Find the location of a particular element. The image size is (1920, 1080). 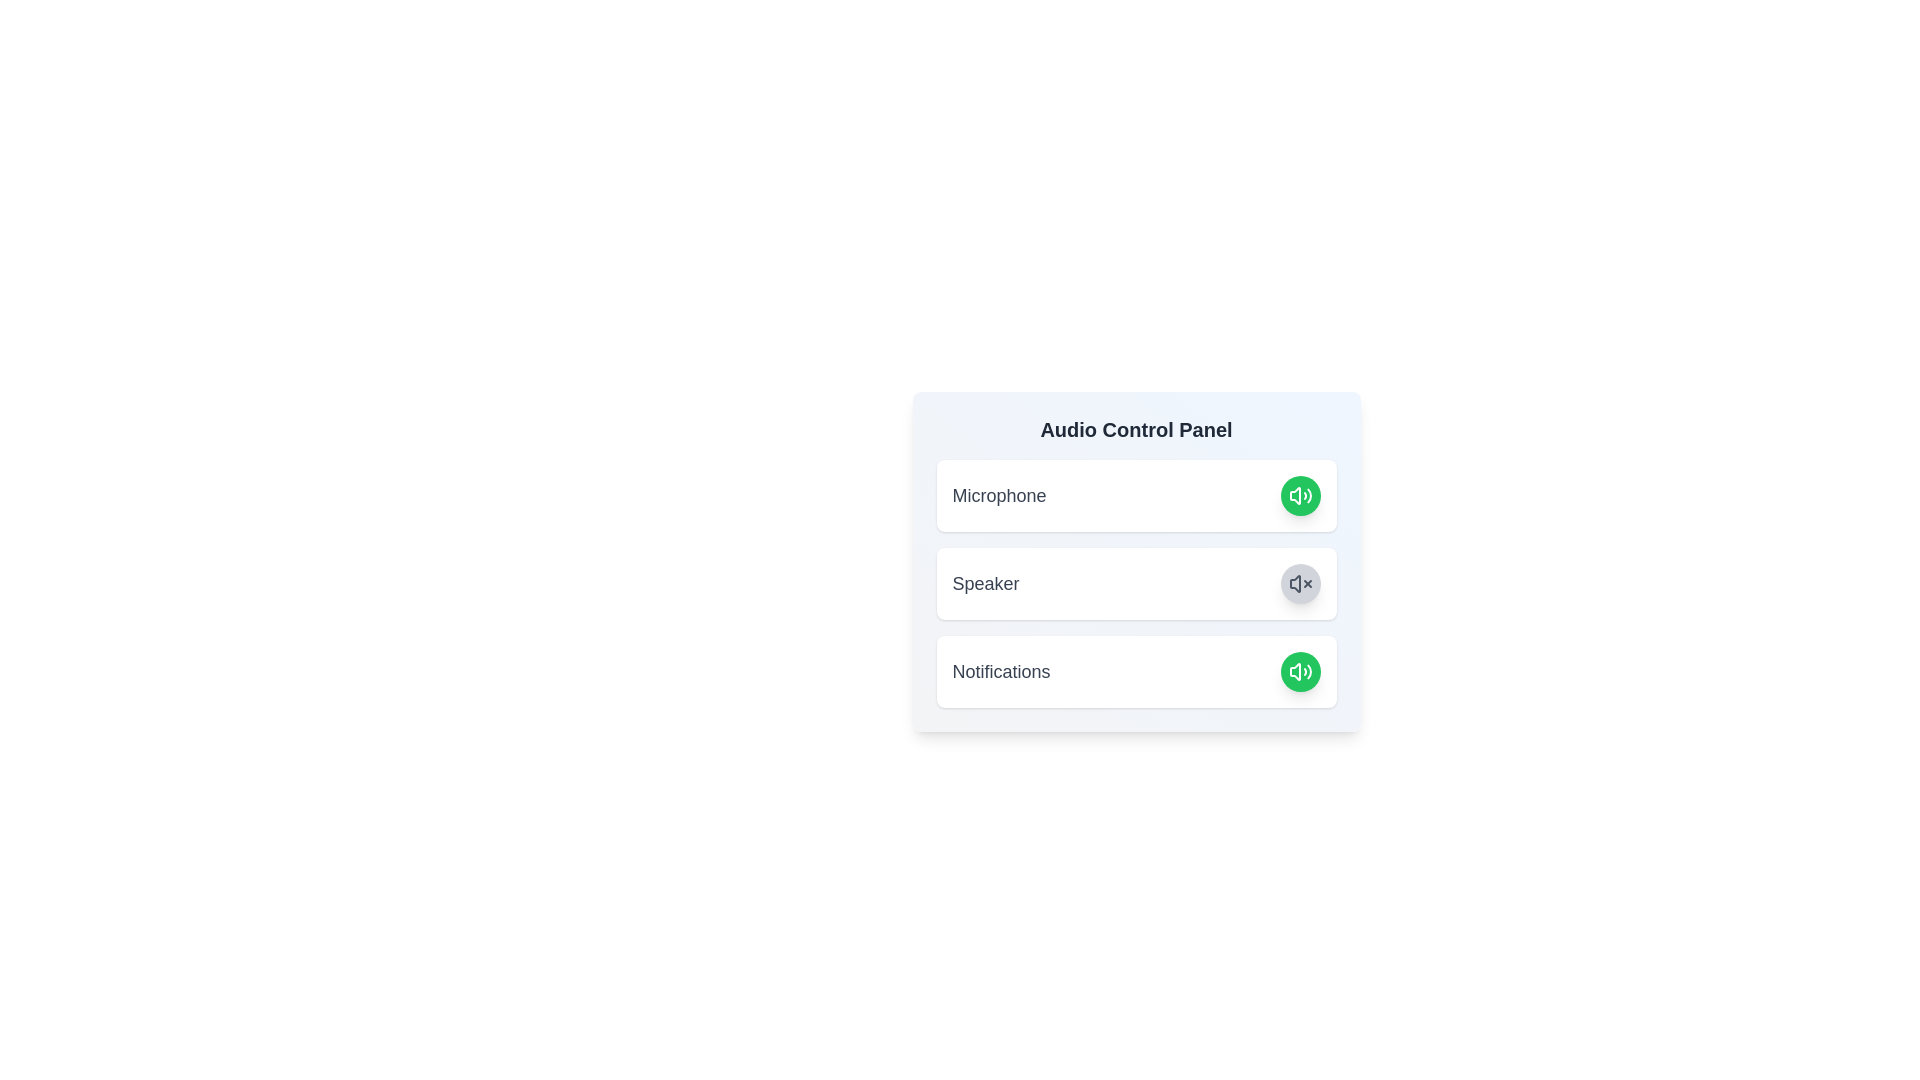

the 'Notifications' text element, which is styled with a medium font weight and gray color, located in the bottom left corner of the card layout is located at coordinates (1001, 671).